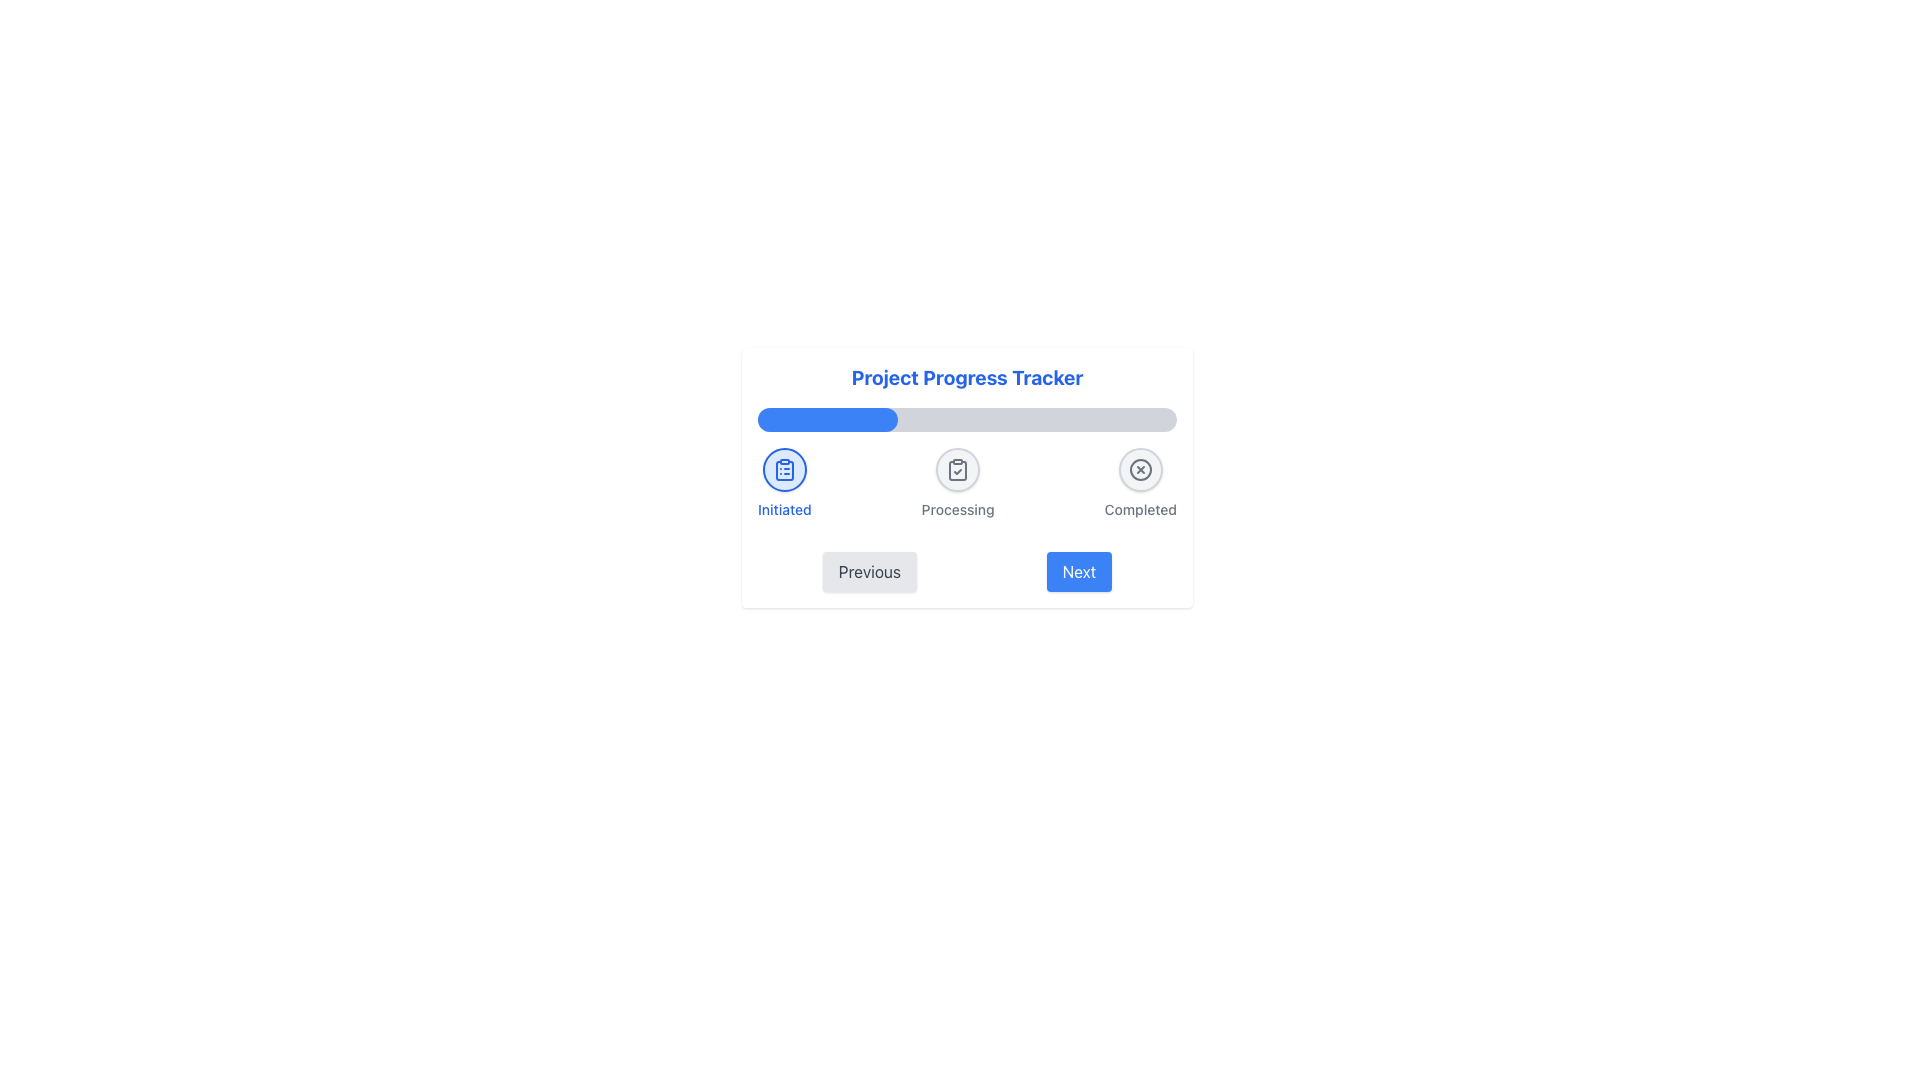 This screenshot has width=1920, height=1080. Describe the element at coordinates (783, 483) in the screenshot. I see `the Status indicator element that features a clipboard icon and the label 'Initiated', which is the leftmost component in a horizontal alignment within a progress tracker UI section` at that location.